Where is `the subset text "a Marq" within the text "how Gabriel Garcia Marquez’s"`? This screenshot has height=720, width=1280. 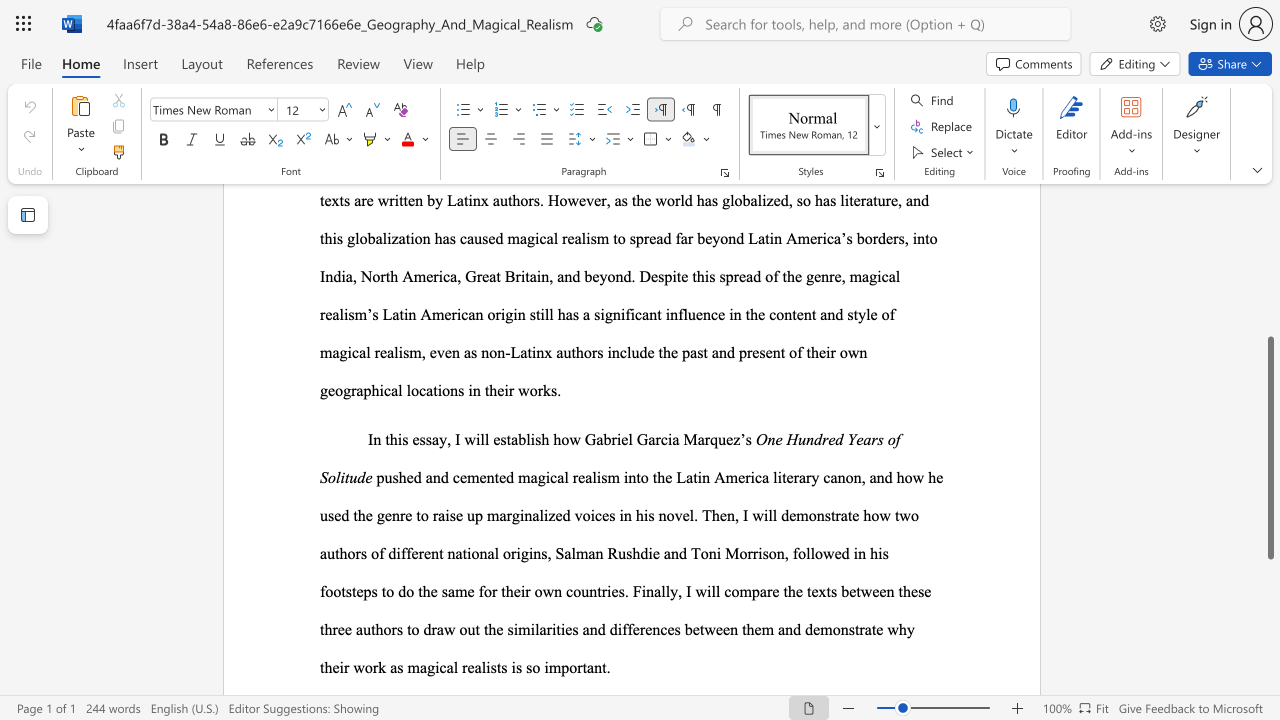
the subset text "a Marq" within the text "how Gabriel Garcia Marquez’s" is located at coordinates (672, 438).